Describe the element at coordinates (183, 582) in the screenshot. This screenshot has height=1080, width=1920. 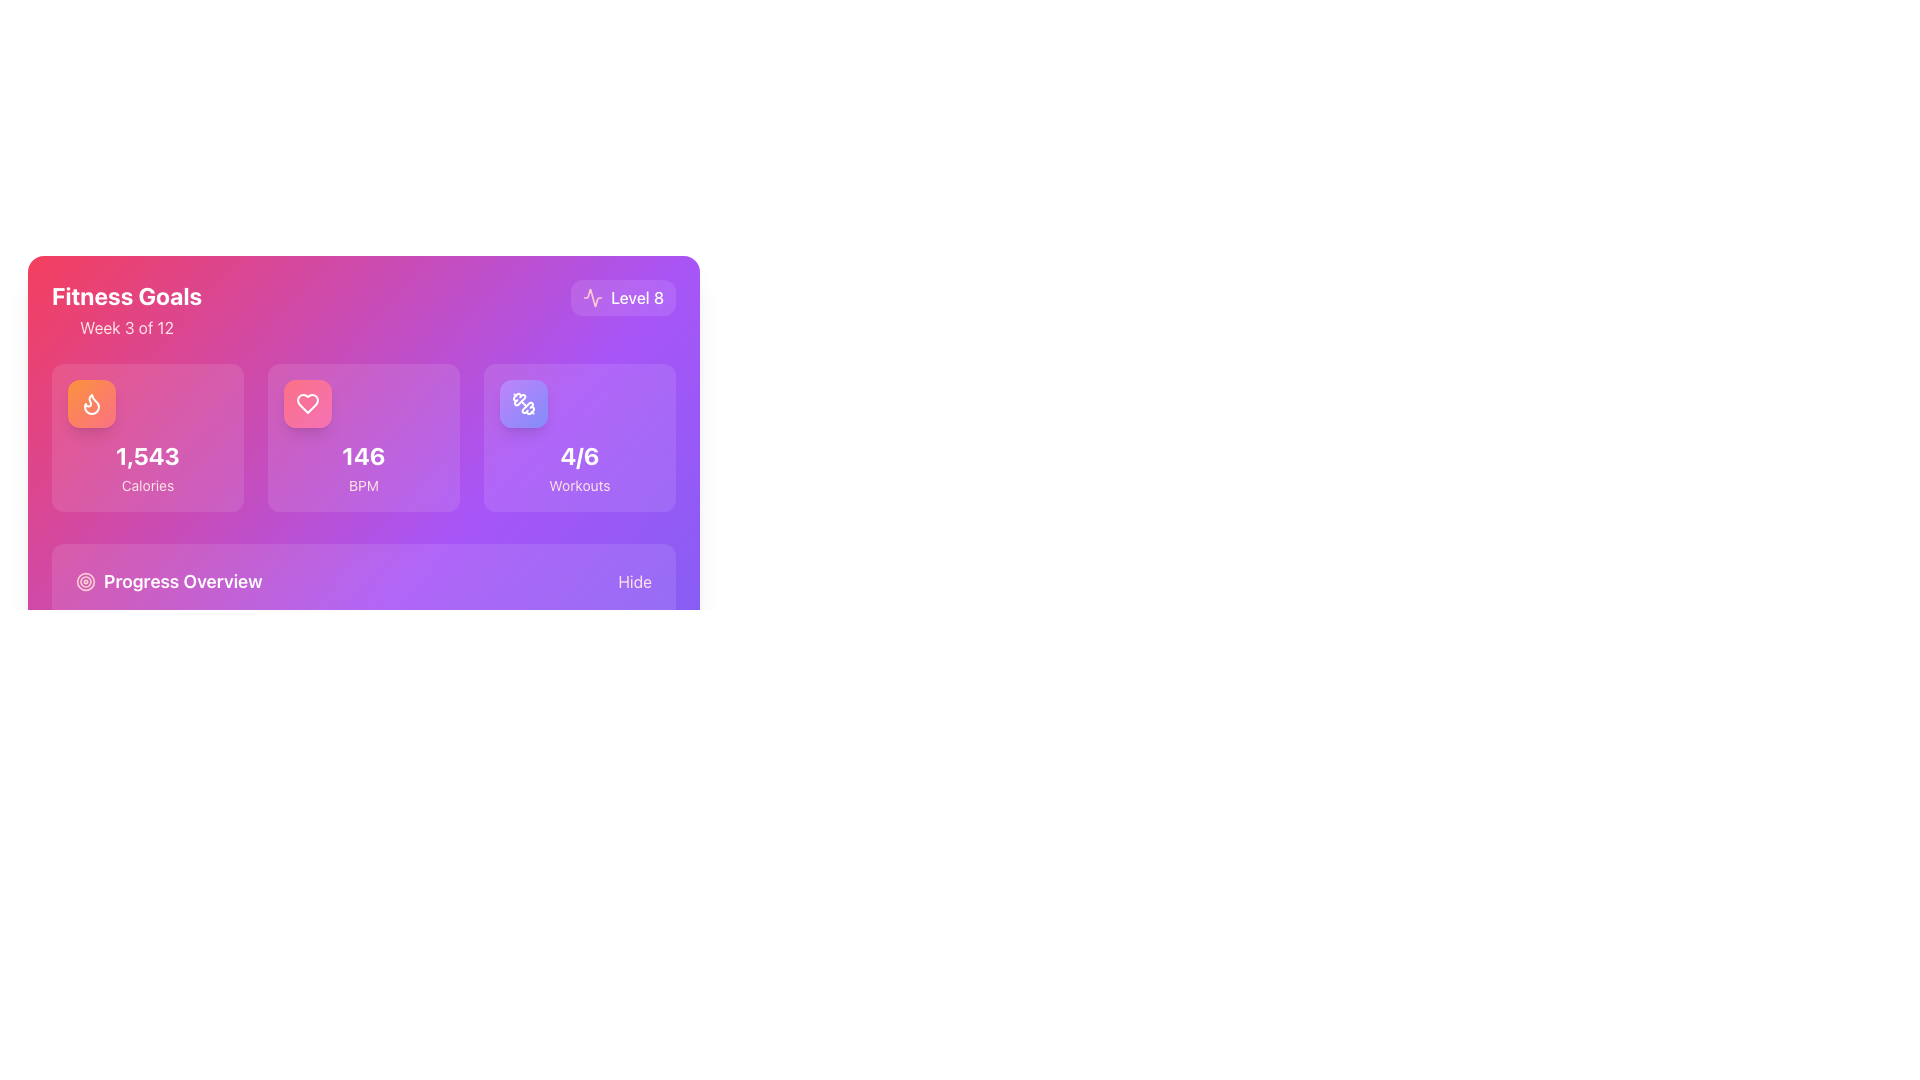
I see `the text component displaying 'Progress Overview' which is styled with a bold, larger font size and white color, located in a purple shaded area at the bottom-left corner of the interface, aligned next to a circular target icon` at that location.